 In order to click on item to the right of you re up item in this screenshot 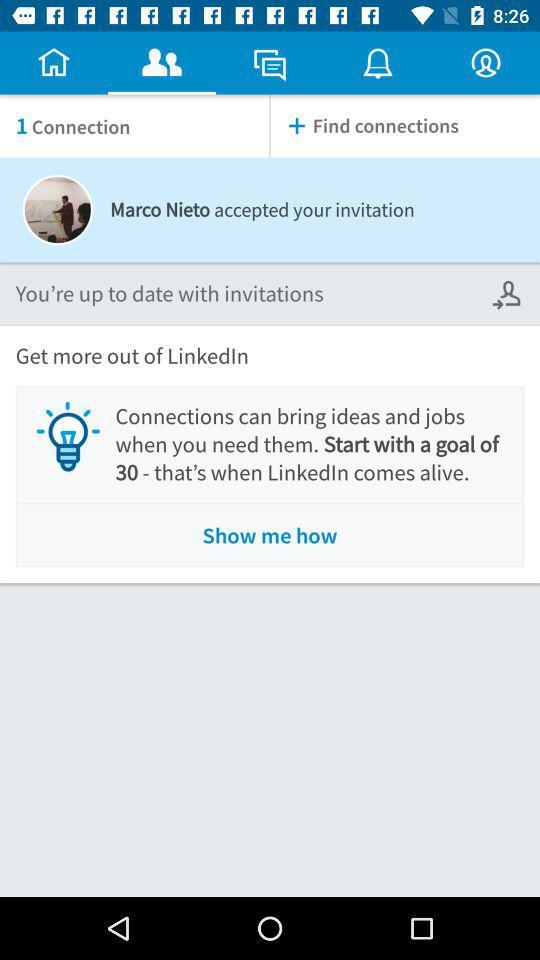, I will do `click(508, 293)`.